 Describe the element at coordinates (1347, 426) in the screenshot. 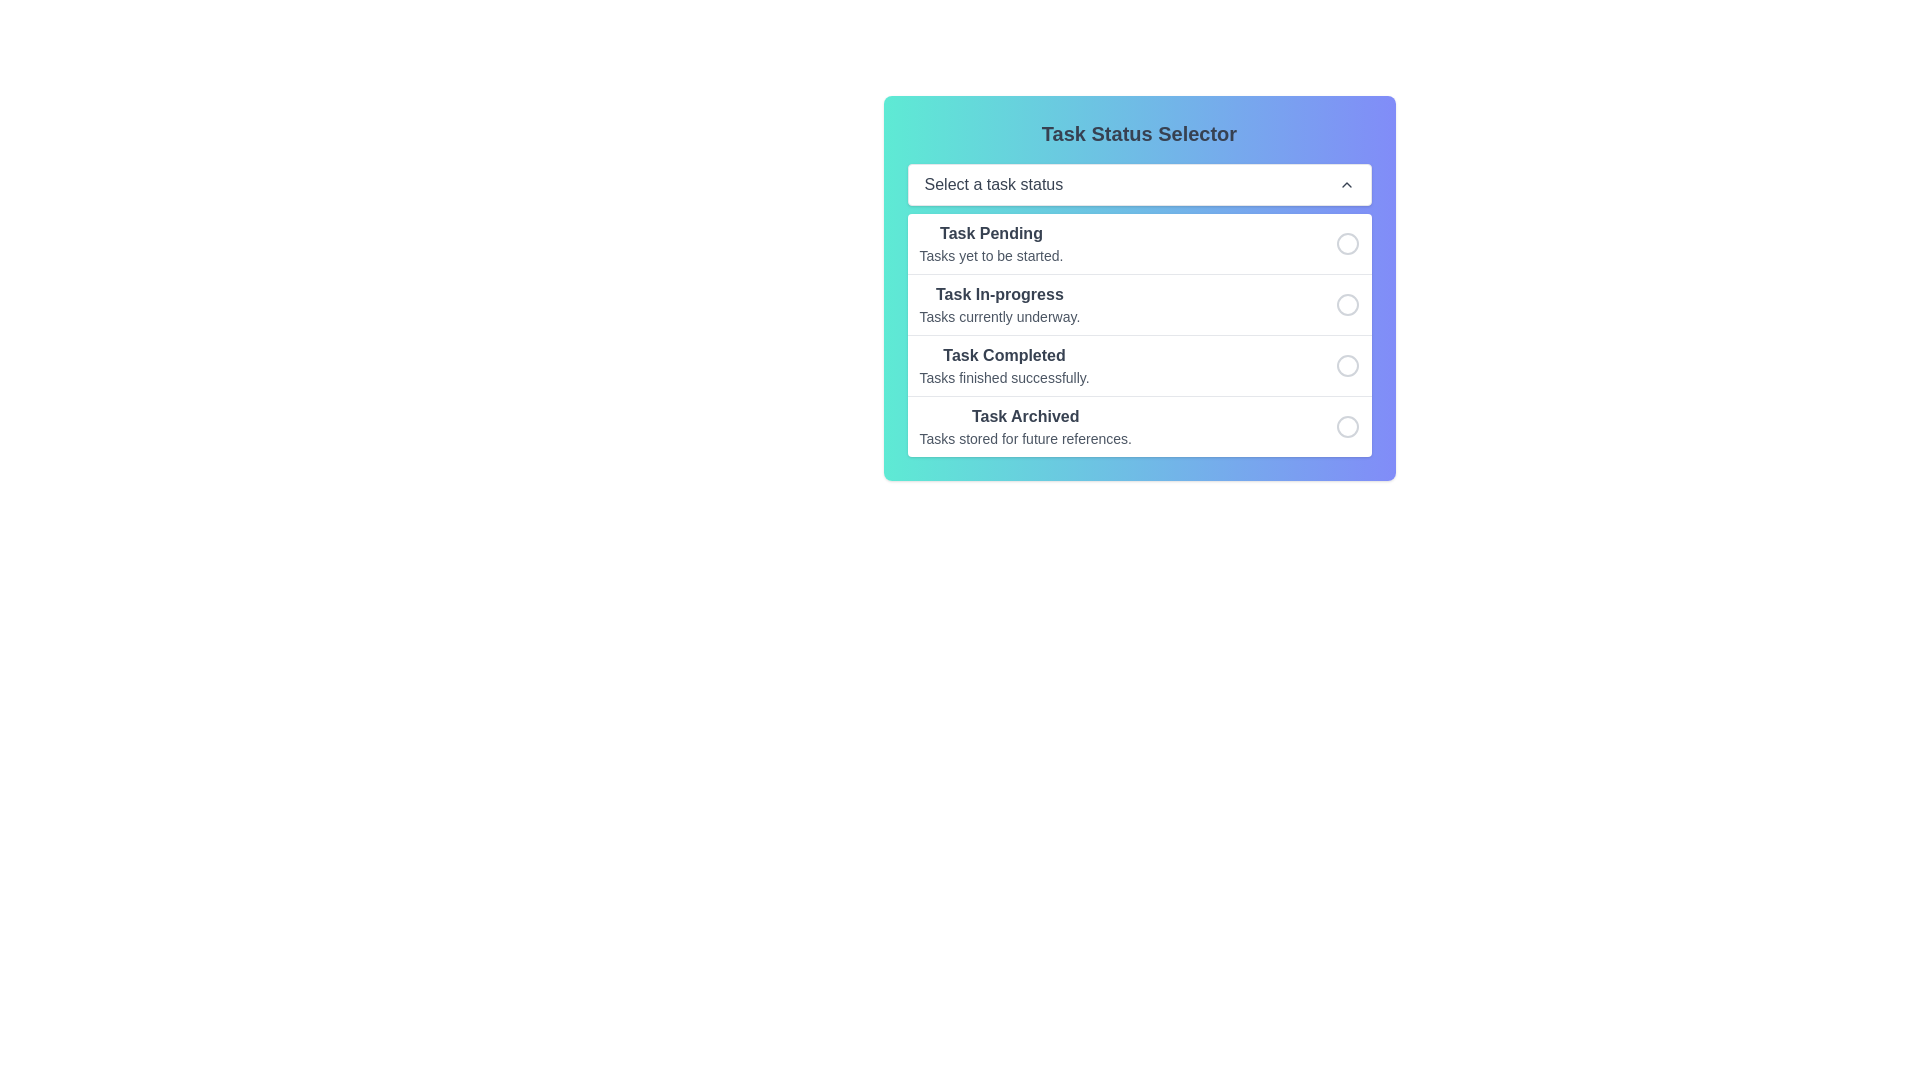

I see `the radio button corresponding to the 'Task Archived' option` at that location.